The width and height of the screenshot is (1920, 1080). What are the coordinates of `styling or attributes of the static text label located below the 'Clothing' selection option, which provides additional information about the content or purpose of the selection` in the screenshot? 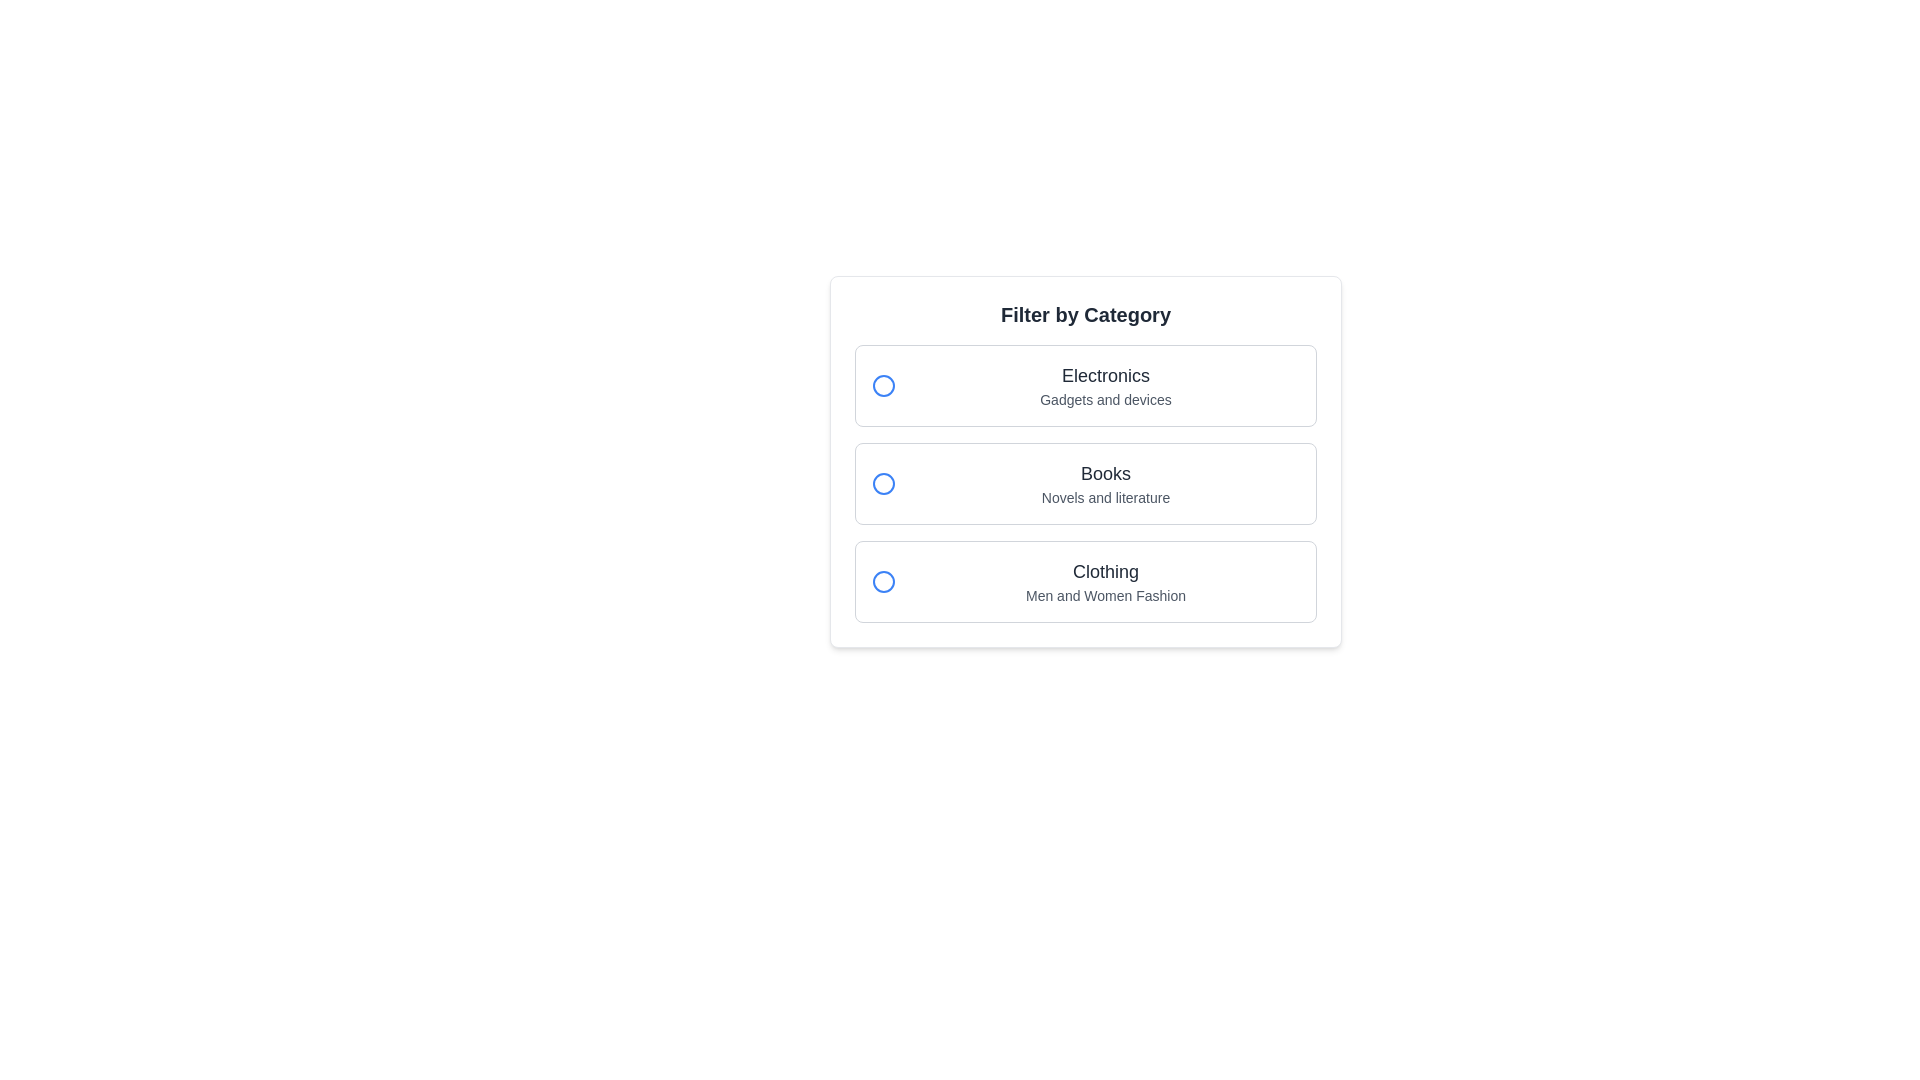 It's located at (1104, 595).